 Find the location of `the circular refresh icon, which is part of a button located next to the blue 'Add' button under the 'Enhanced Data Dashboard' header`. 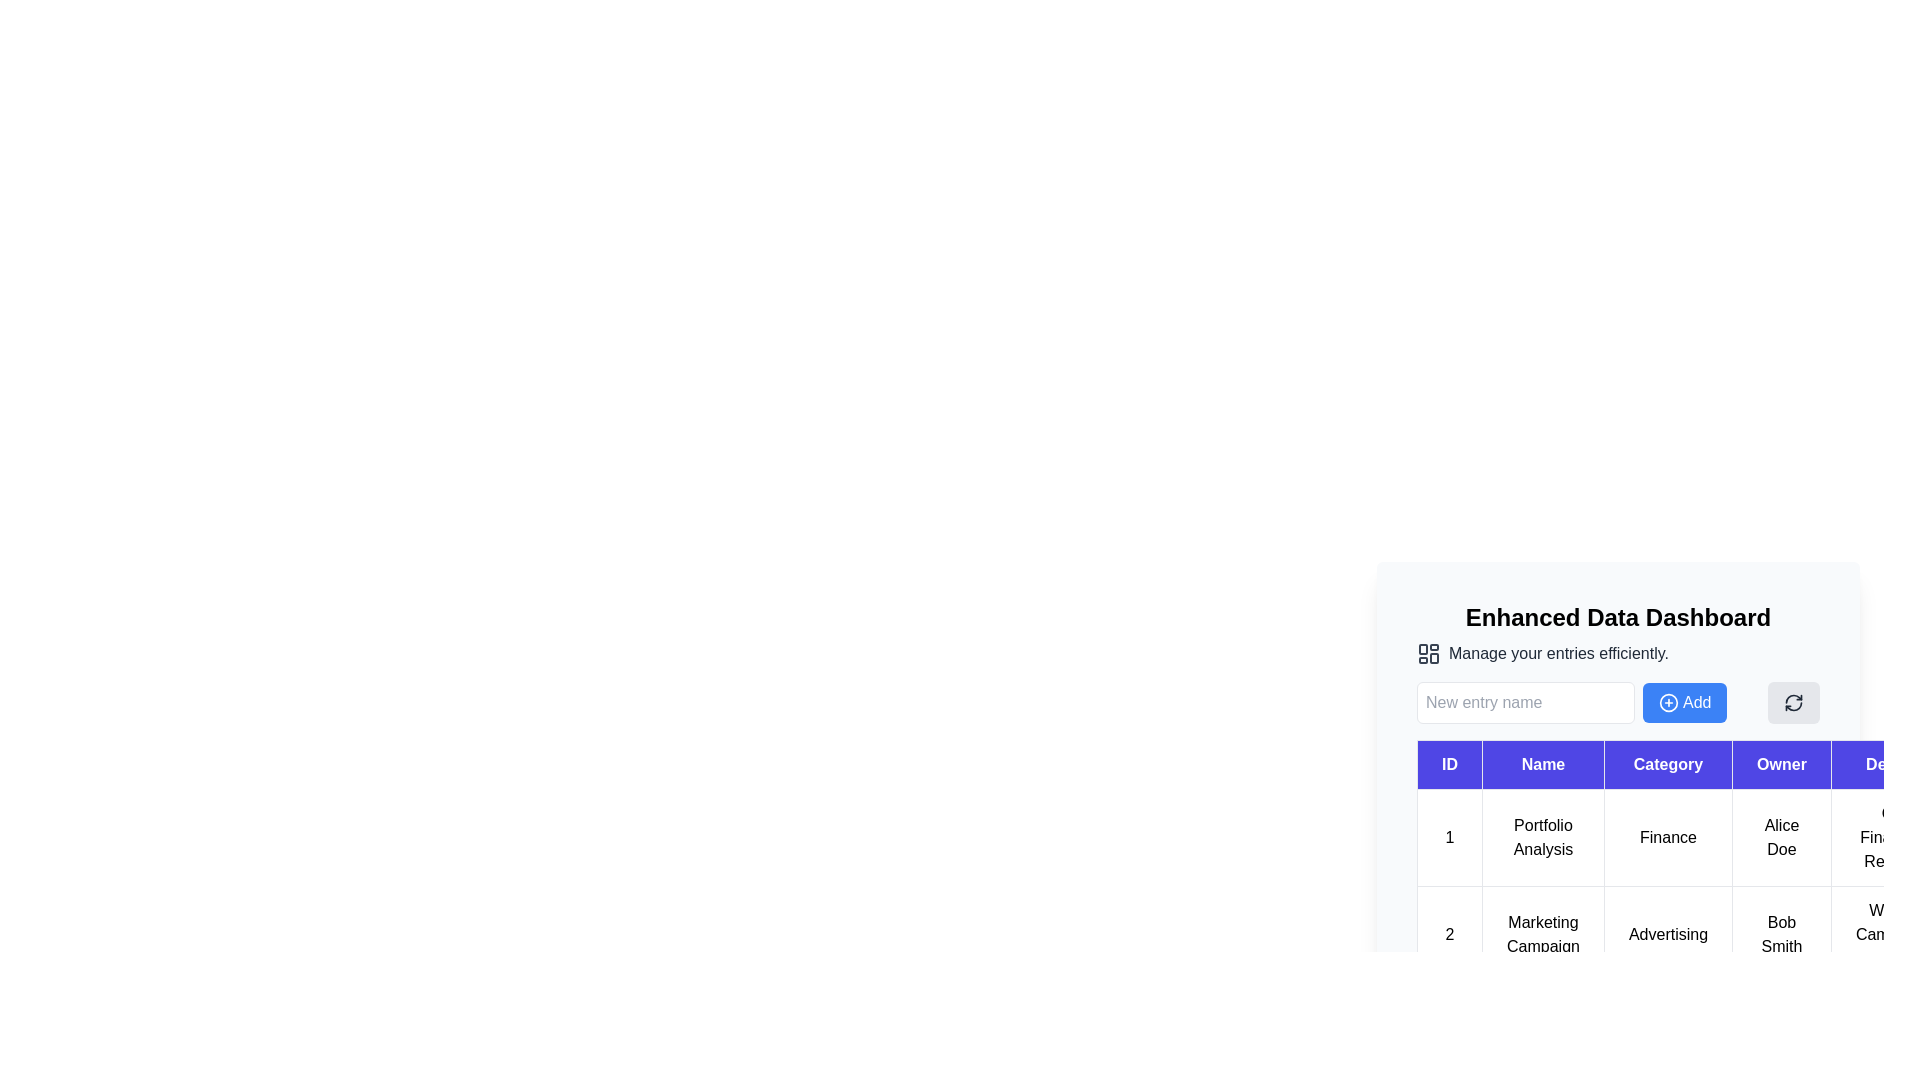

the circular refresh icon, which is part of a button located next to the blue 'Add' button under the 'Enhanced Data Dashboard' header is located at coordinates (1794, 701).